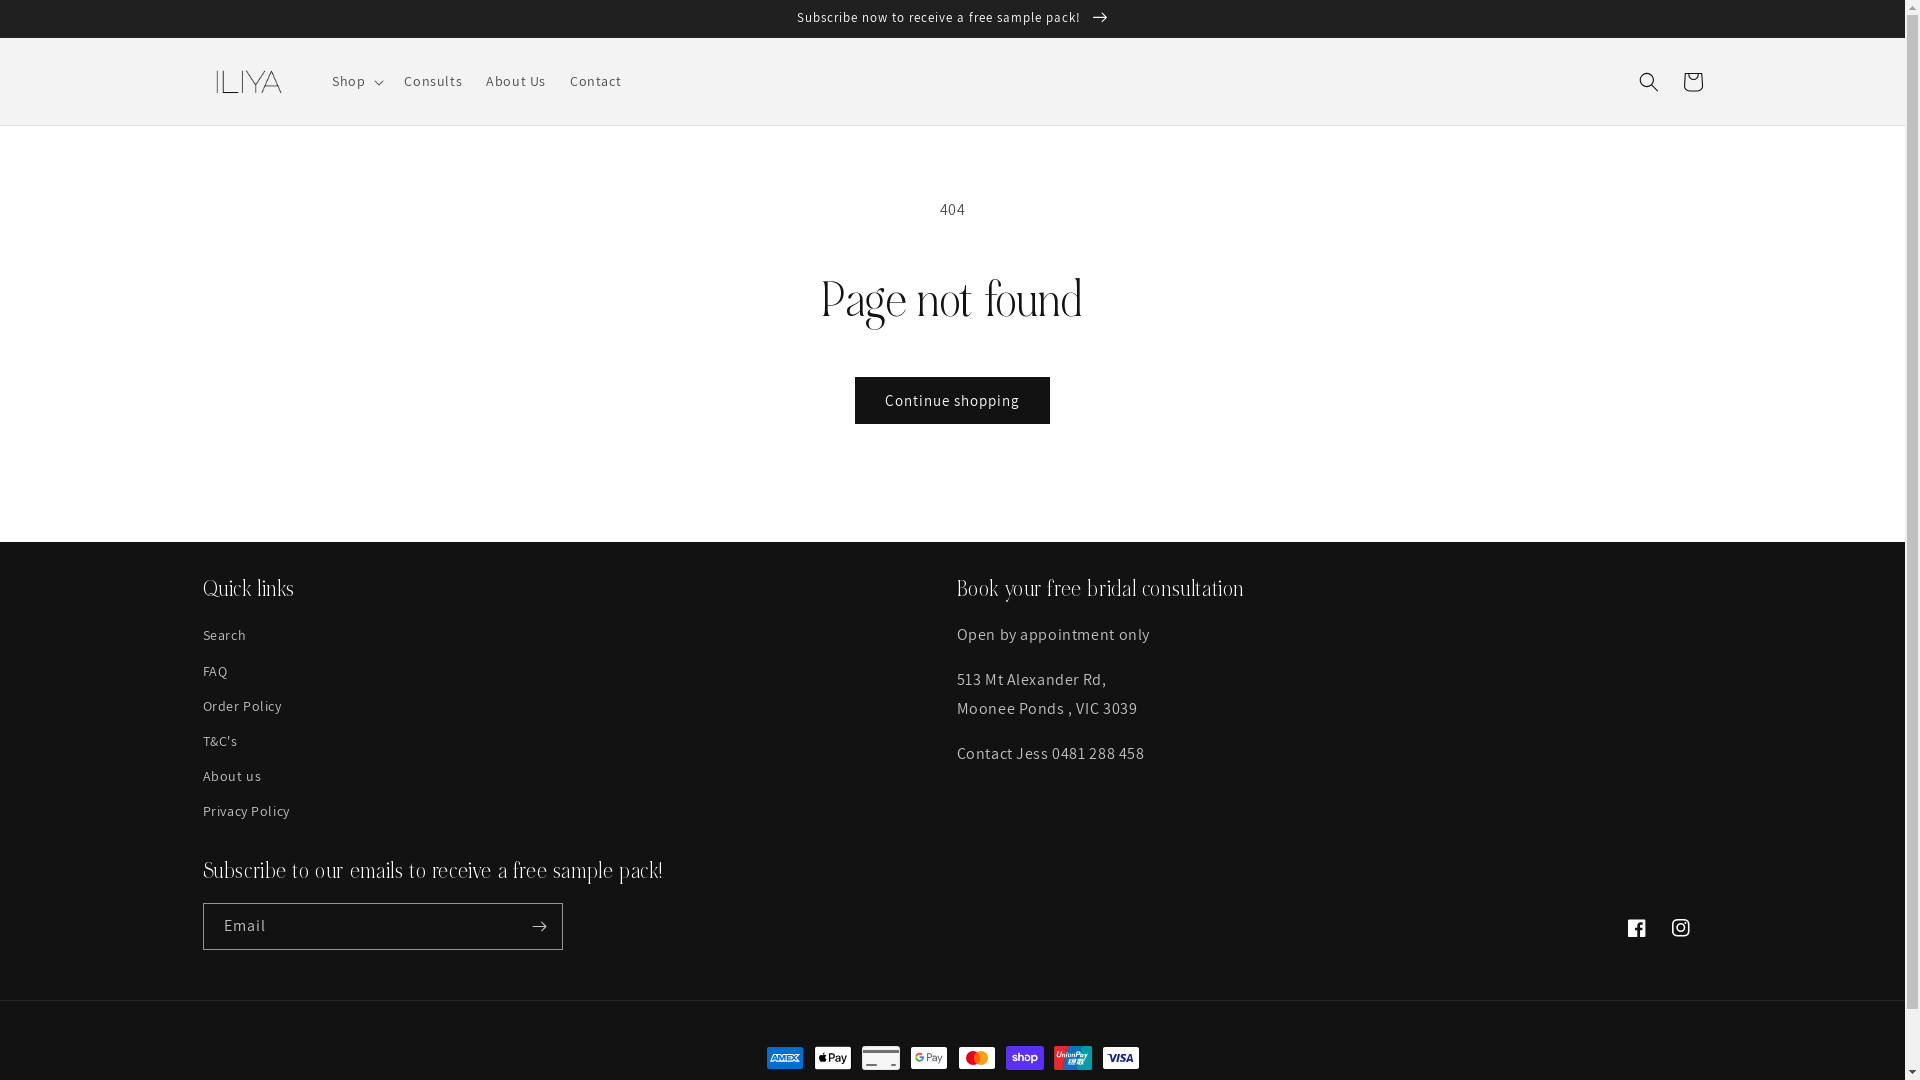 The height and width of the screenshot is (1080, 1920). I want to click on 'Continue shopping', so click(951, 400).